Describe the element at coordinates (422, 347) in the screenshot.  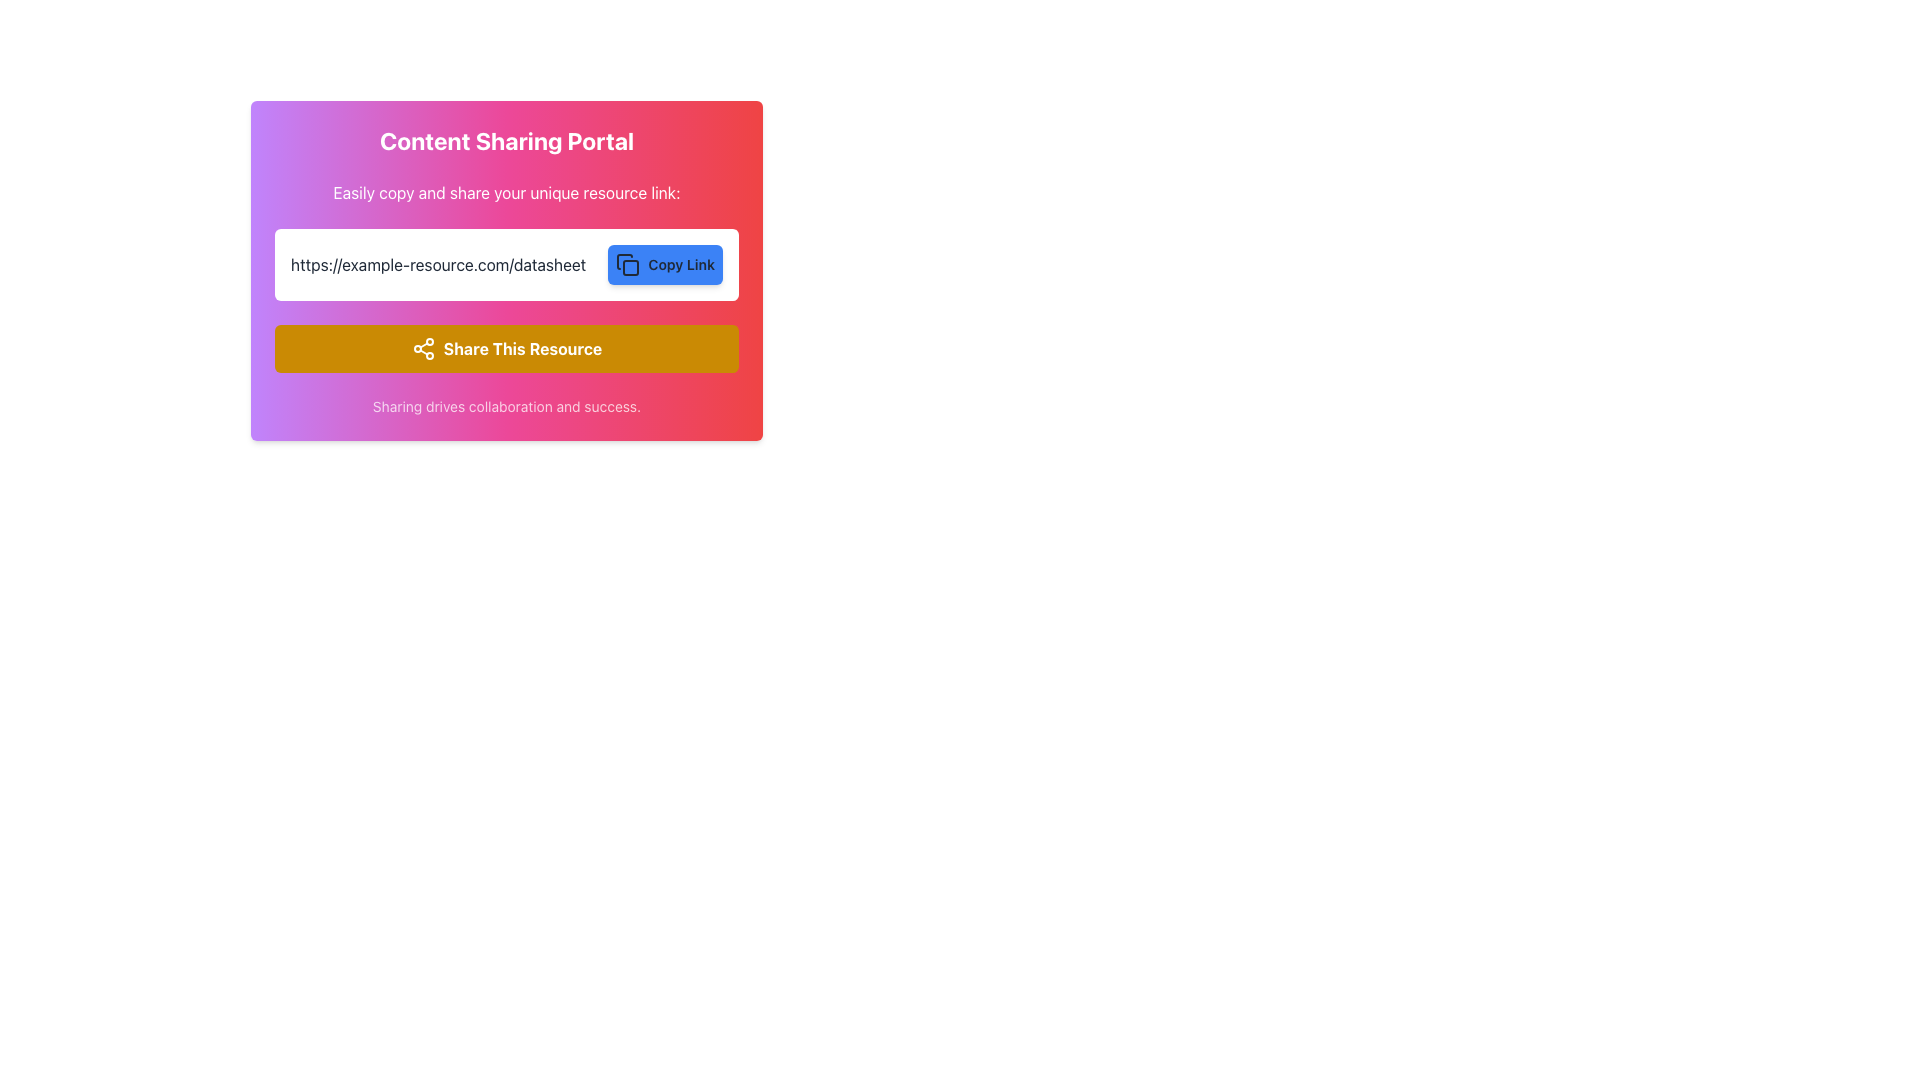
I see `the share icon represented by three connected circles with lines between them, which is part of the yellow button labeled 'Share This Resource' in the 'Content Sharing Portal' panel` at that location.